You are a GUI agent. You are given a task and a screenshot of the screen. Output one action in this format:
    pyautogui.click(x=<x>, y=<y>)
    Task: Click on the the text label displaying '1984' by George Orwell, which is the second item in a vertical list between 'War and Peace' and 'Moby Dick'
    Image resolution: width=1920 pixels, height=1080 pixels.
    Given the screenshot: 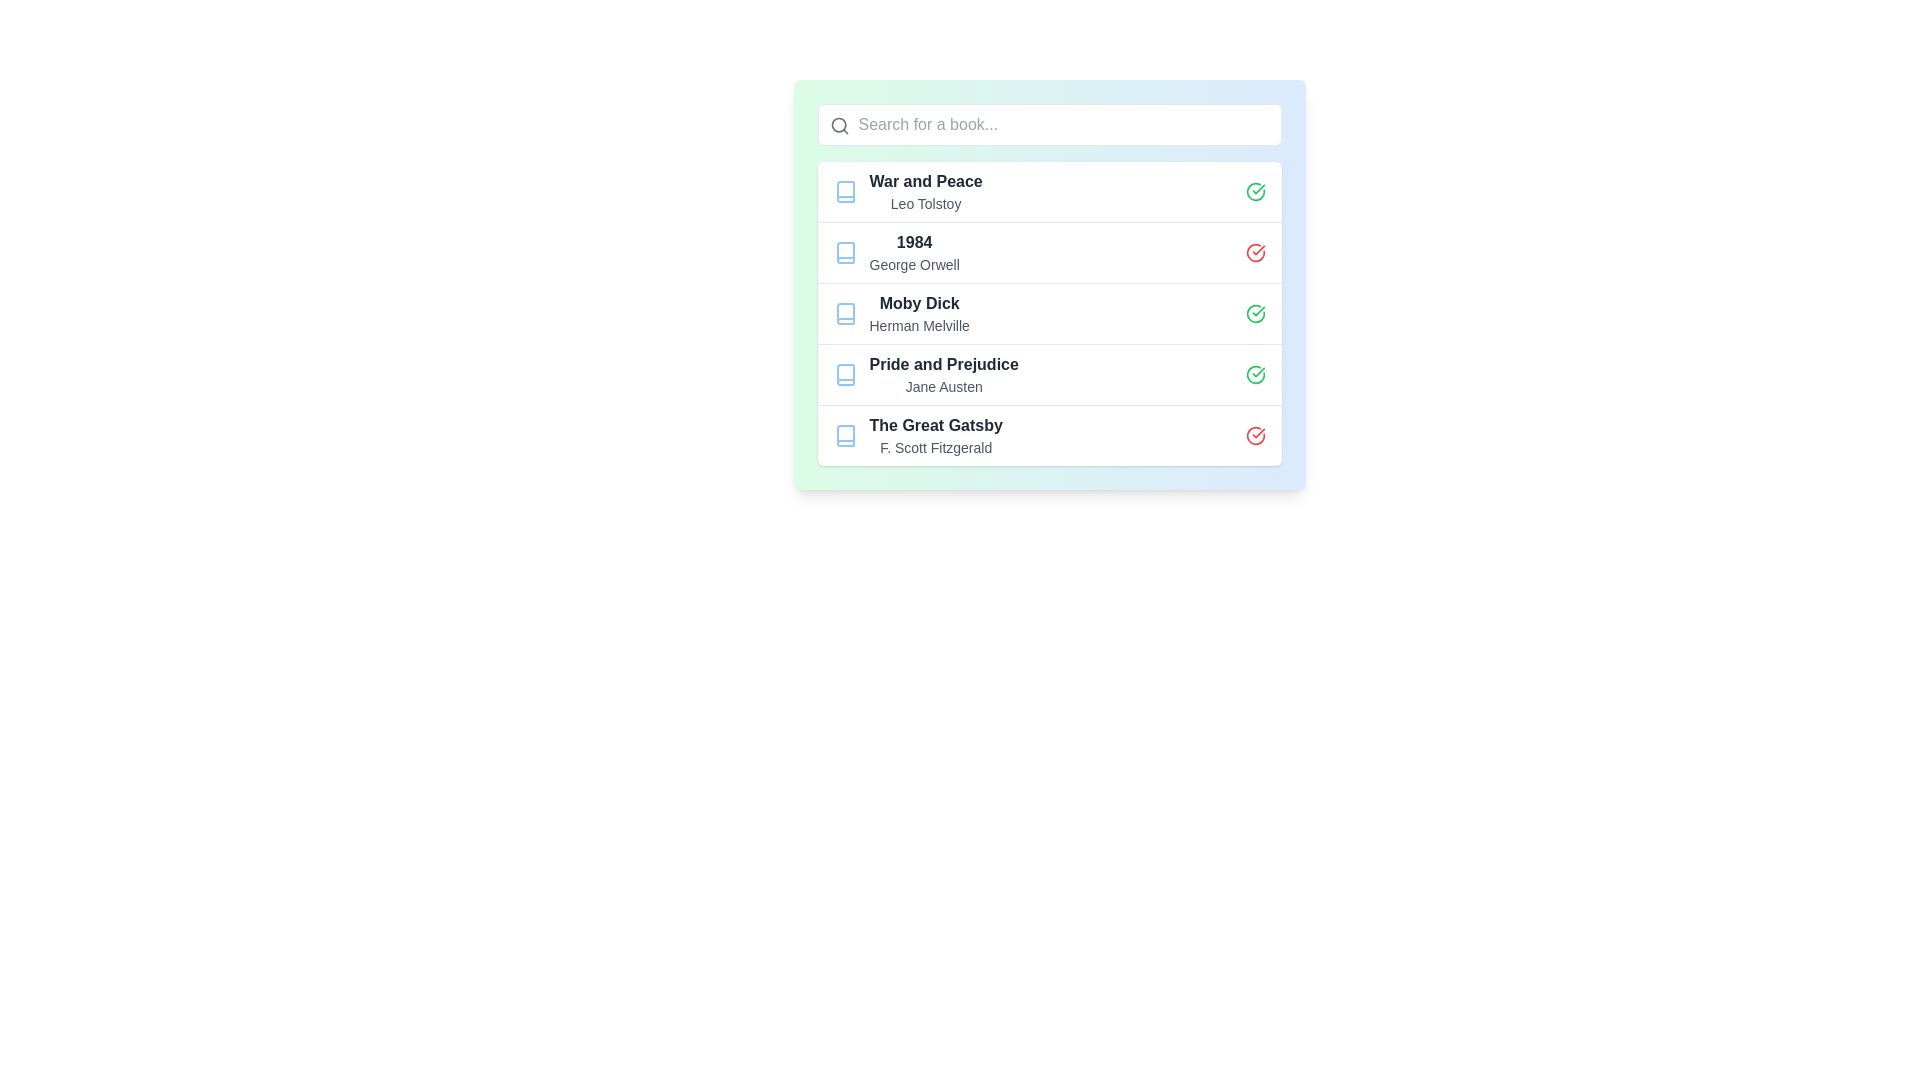 What is the action you would take?
    pyautogui.click(x=913, y=252)
    